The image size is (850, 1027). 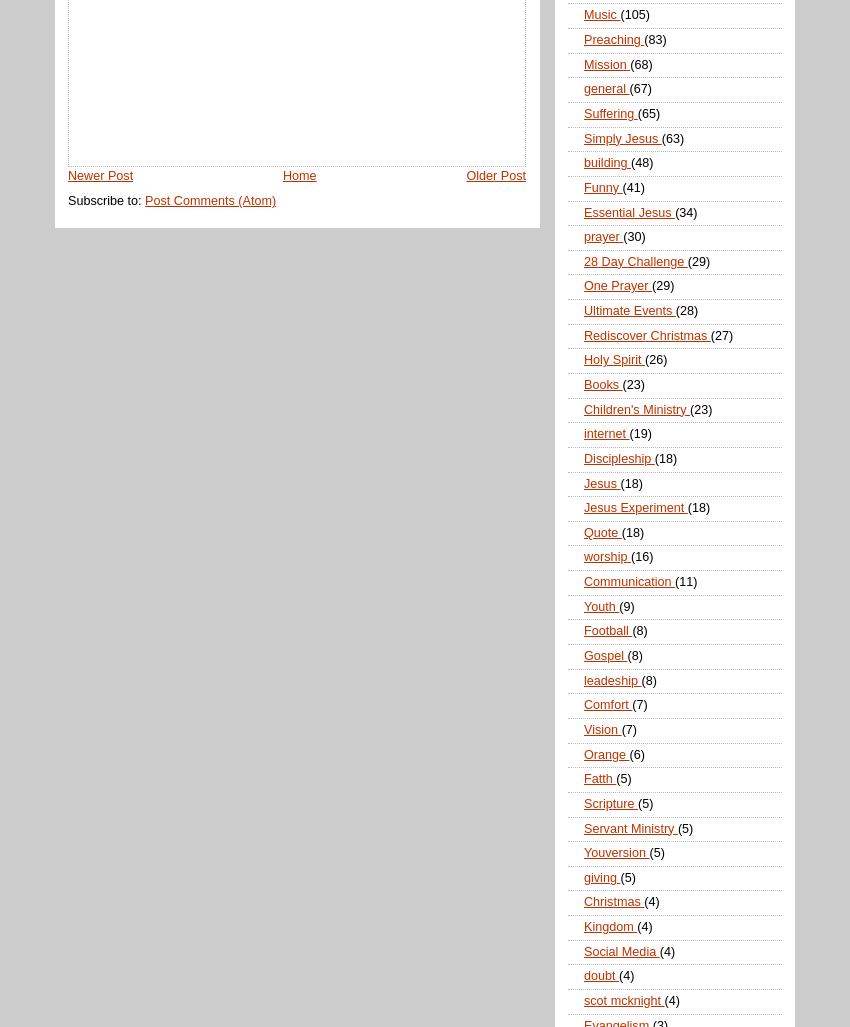 I want to click on 'Post Comments (Atom)', so click(x=209, y=199).